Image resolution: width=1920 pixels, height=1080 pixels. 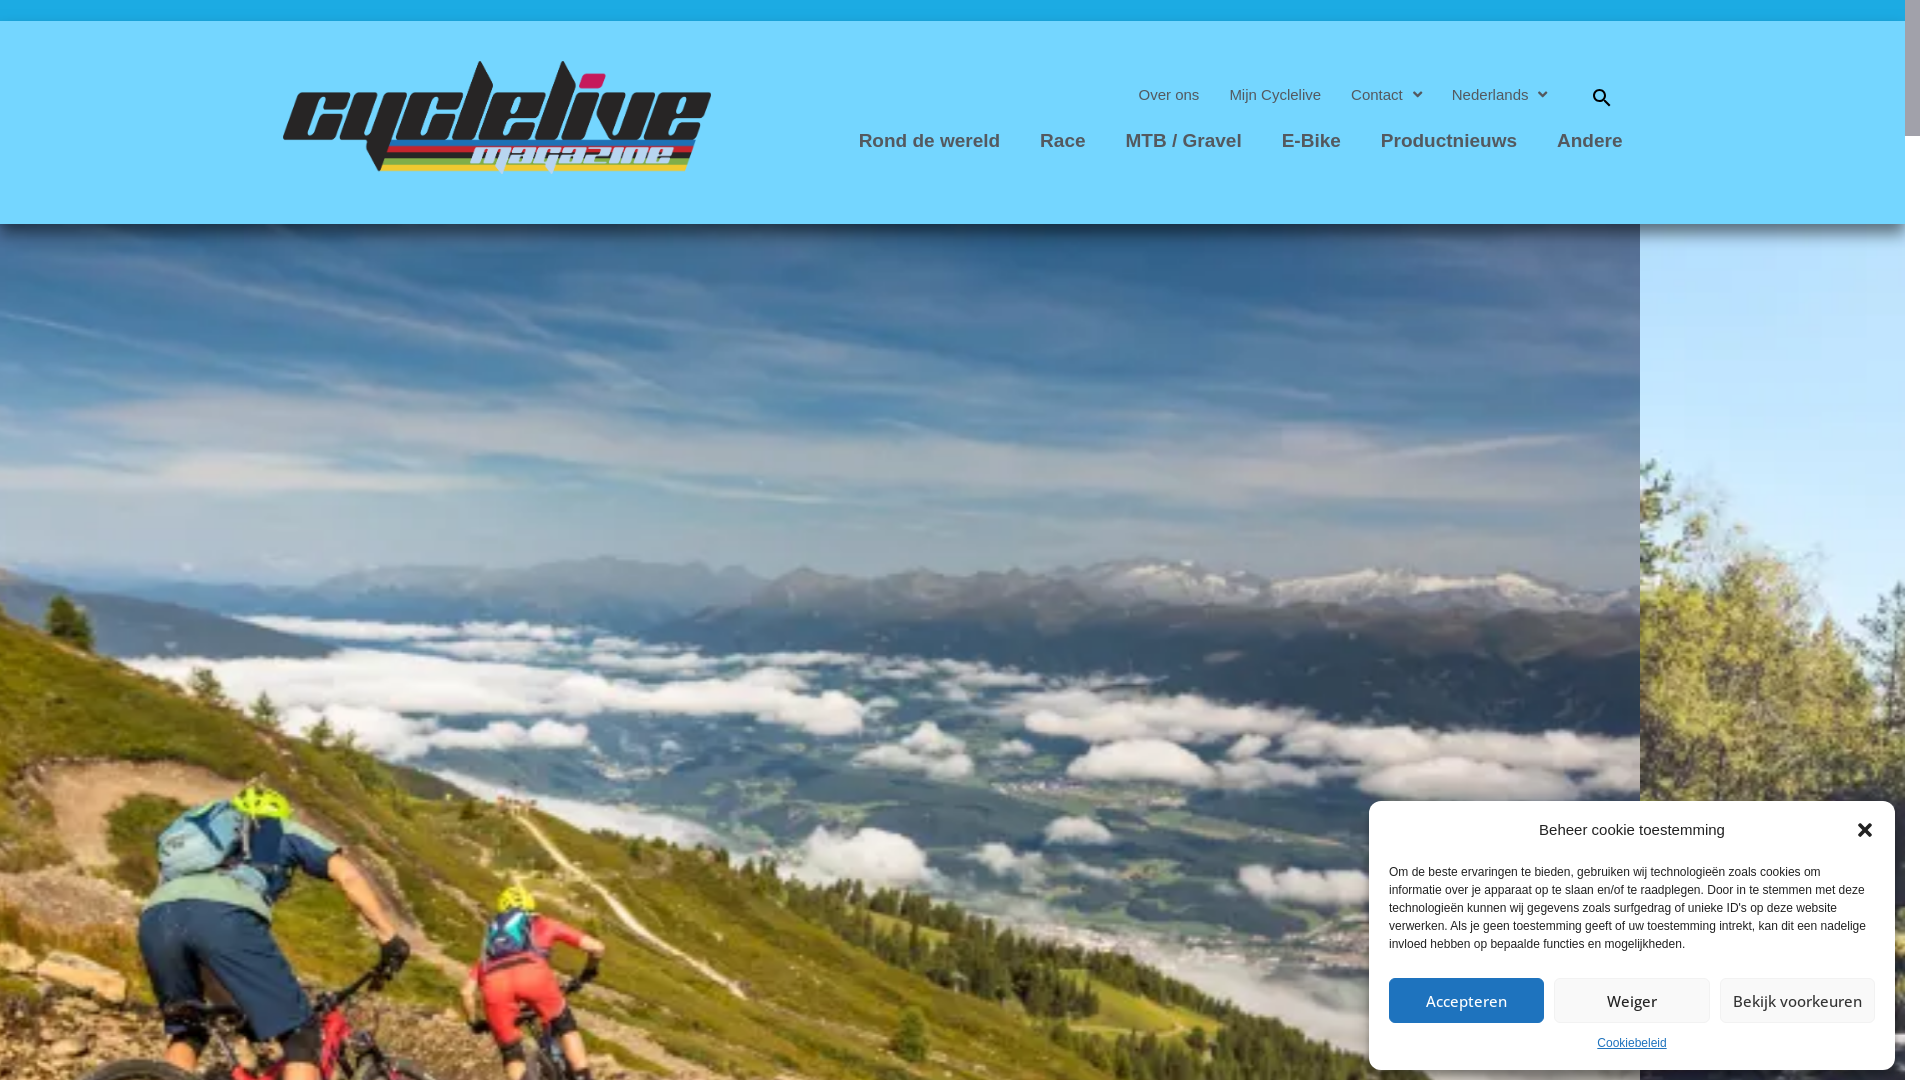 I want to click on 'Cookiebeleid', so click(x=1631, y=1043).